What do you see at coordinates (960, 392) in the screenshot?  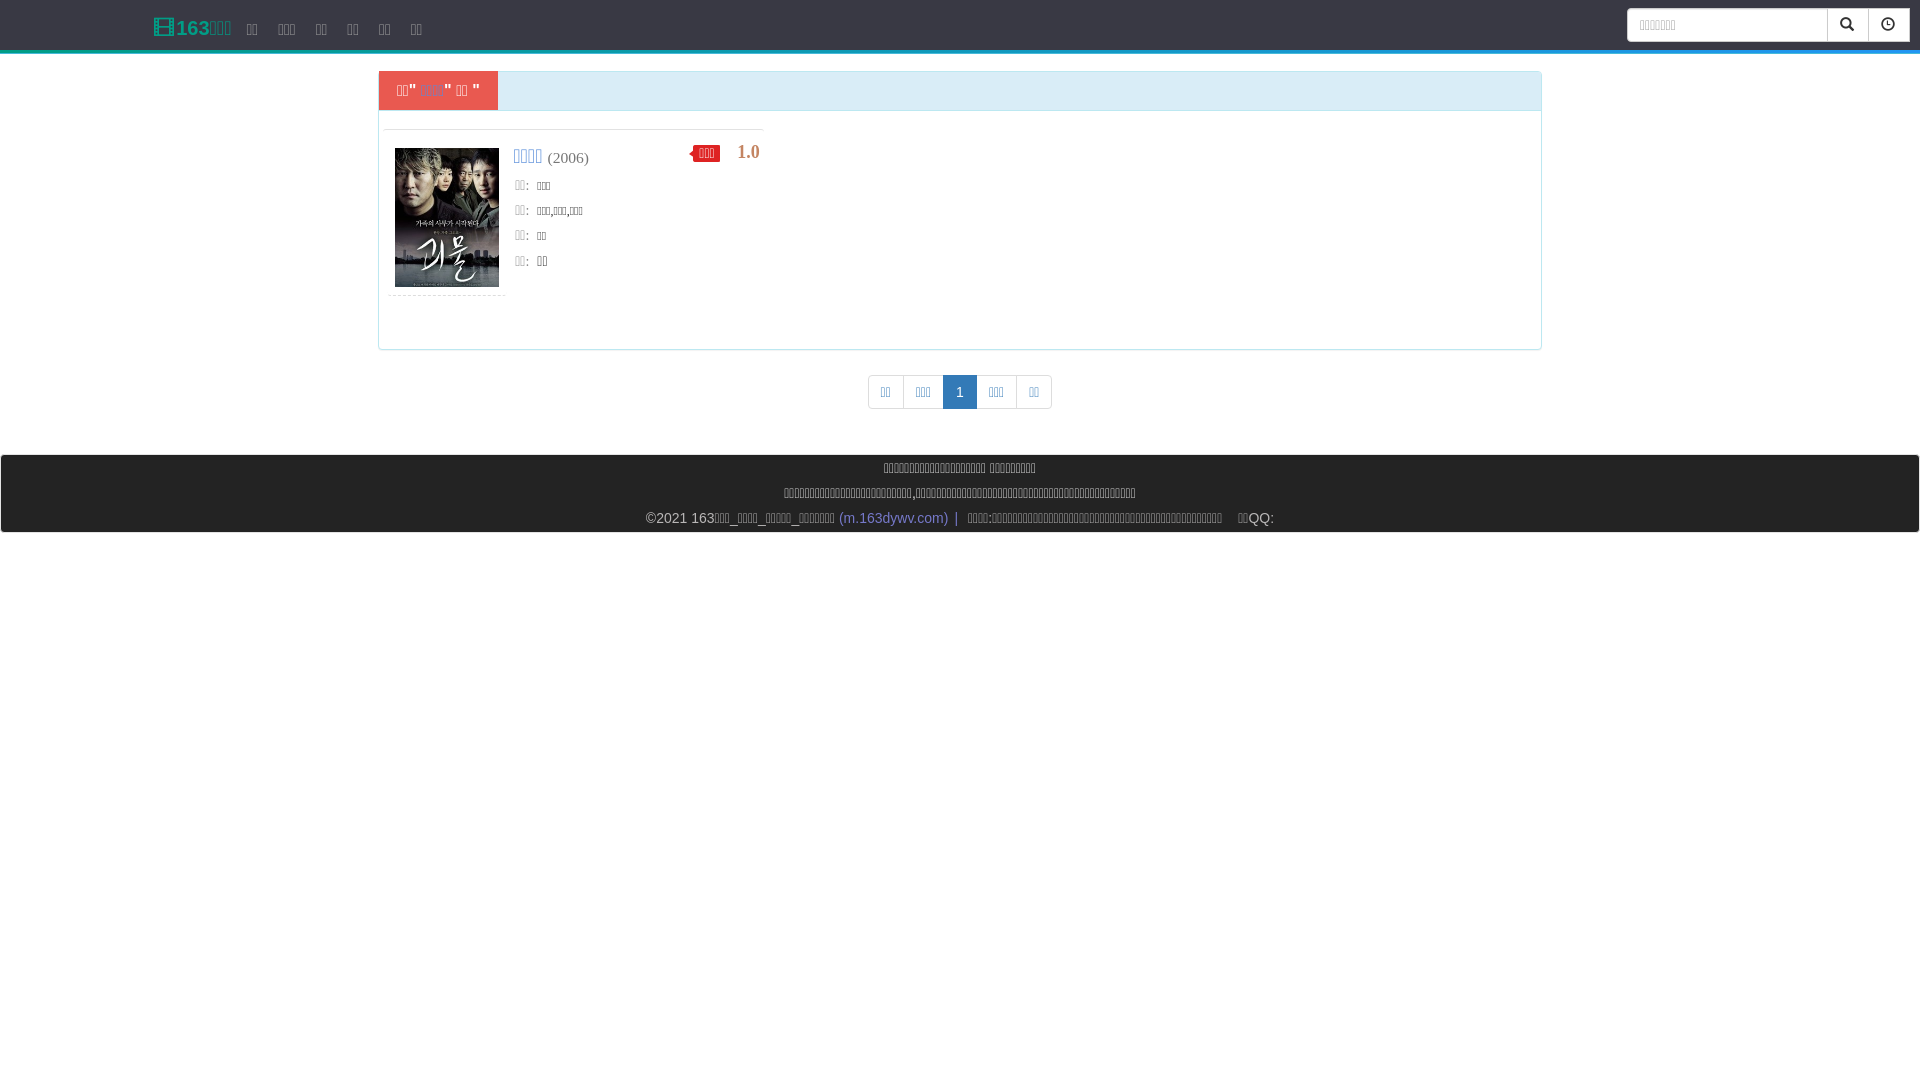 I see `'1'` at bounding box center [960, 392].